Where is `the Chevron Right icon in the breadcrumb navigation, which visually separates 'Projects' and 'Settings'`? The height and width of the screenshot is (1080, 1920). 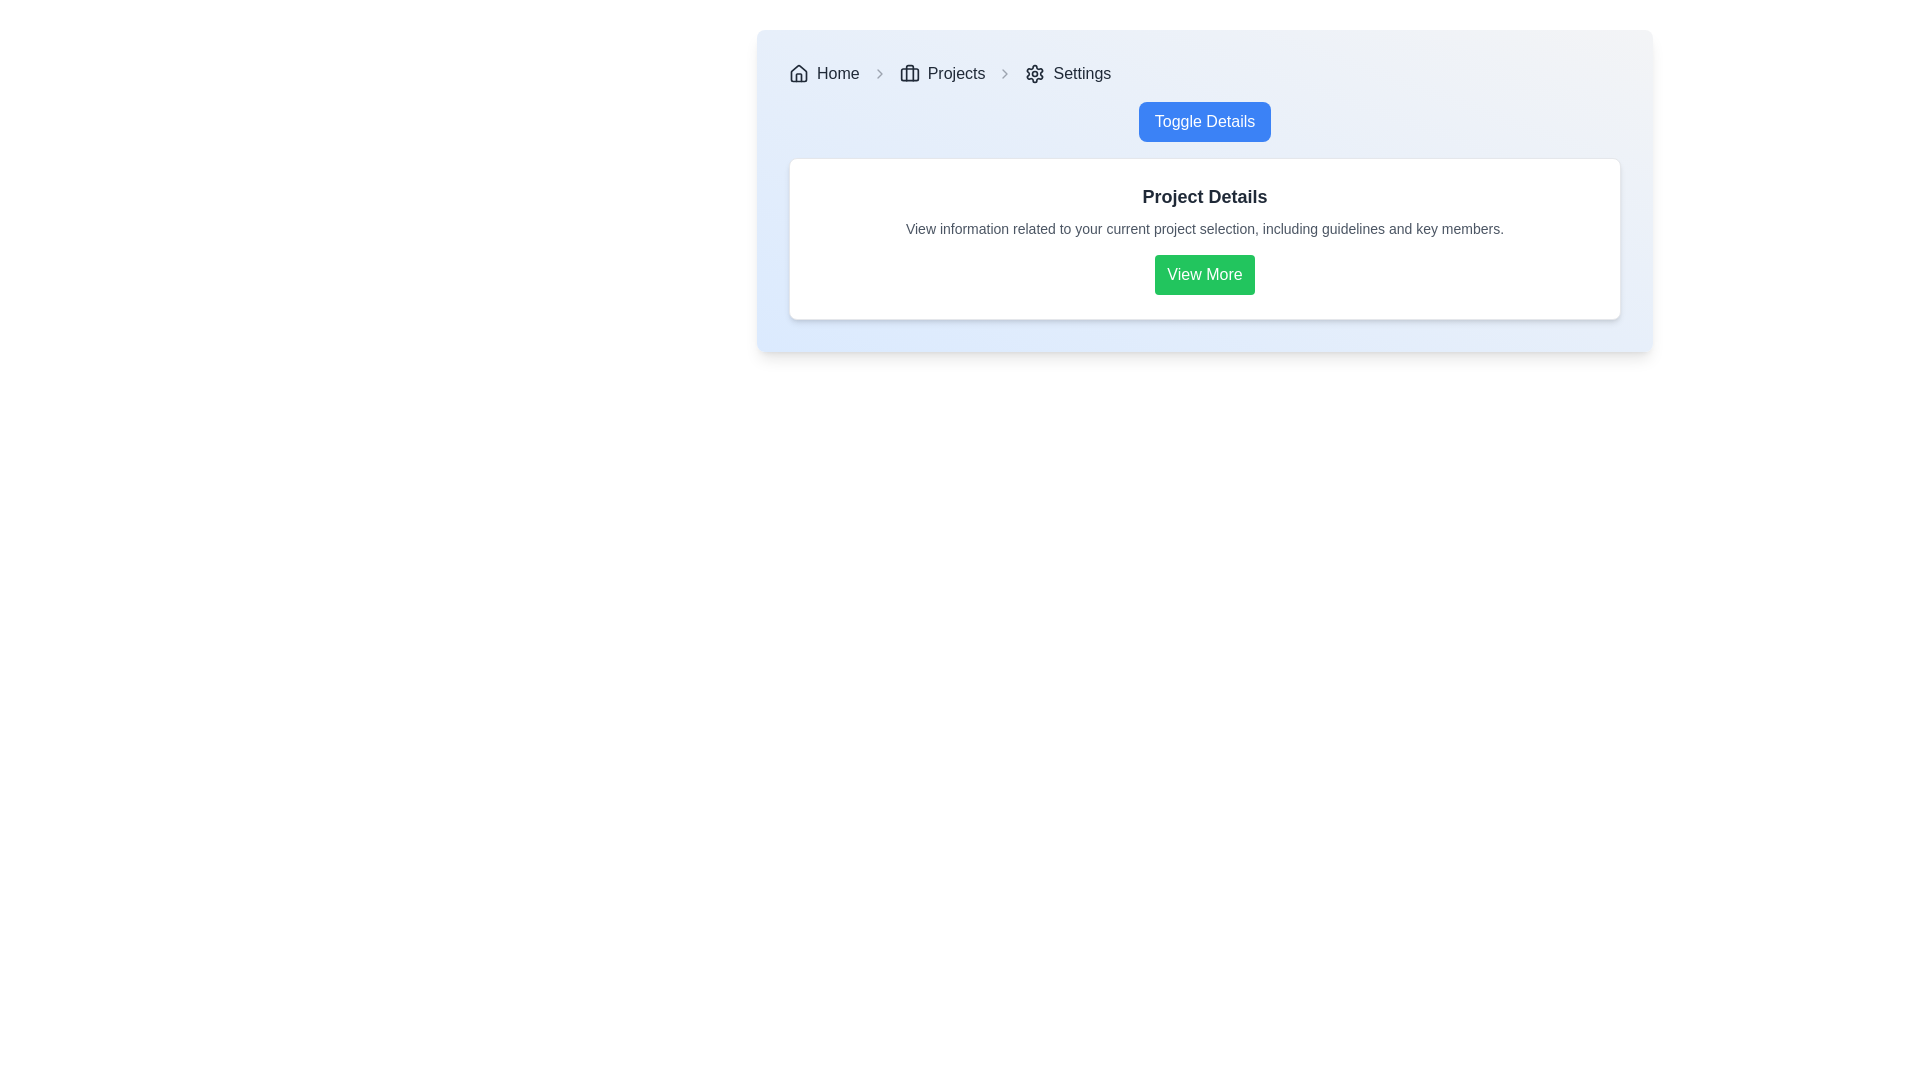 the Chevron Right icon in the breadcrumb navigation, which visually separates 'Projects' and 'Settings' is located at coordinates (1005, 72).